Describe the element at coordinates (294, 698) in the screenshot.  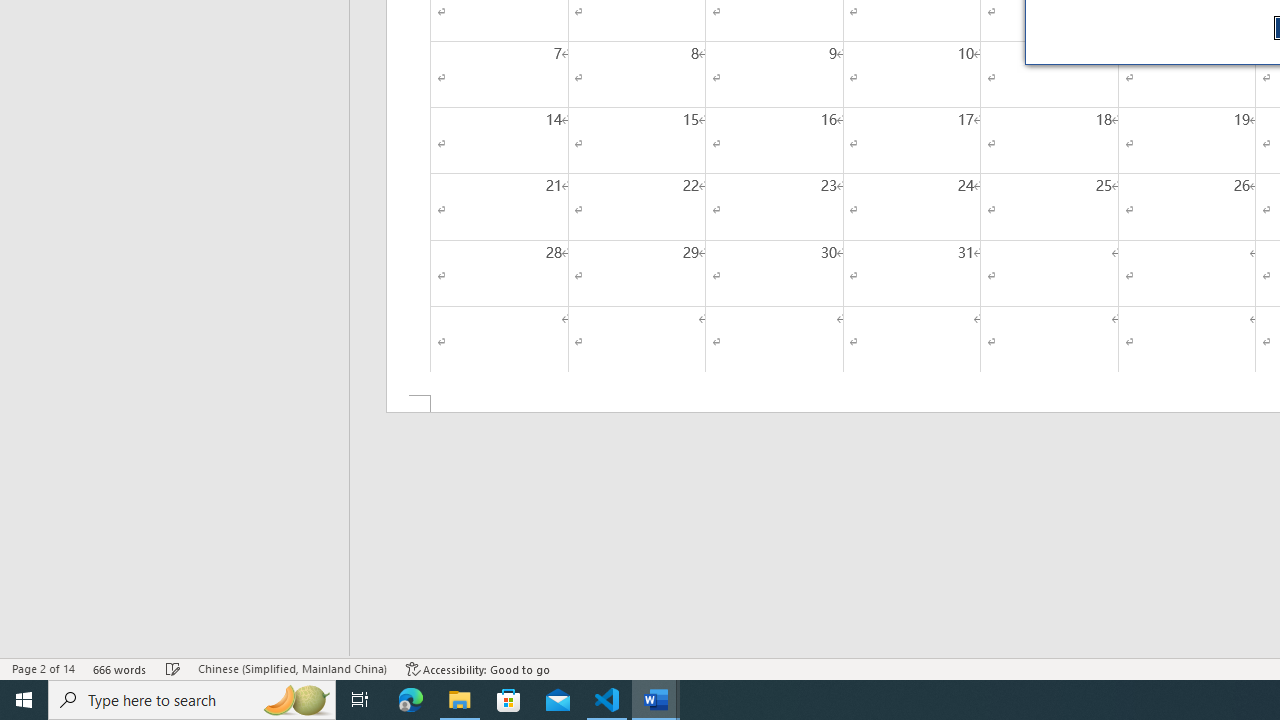
I see `'Search highlights icon opens search home window'` at that location.